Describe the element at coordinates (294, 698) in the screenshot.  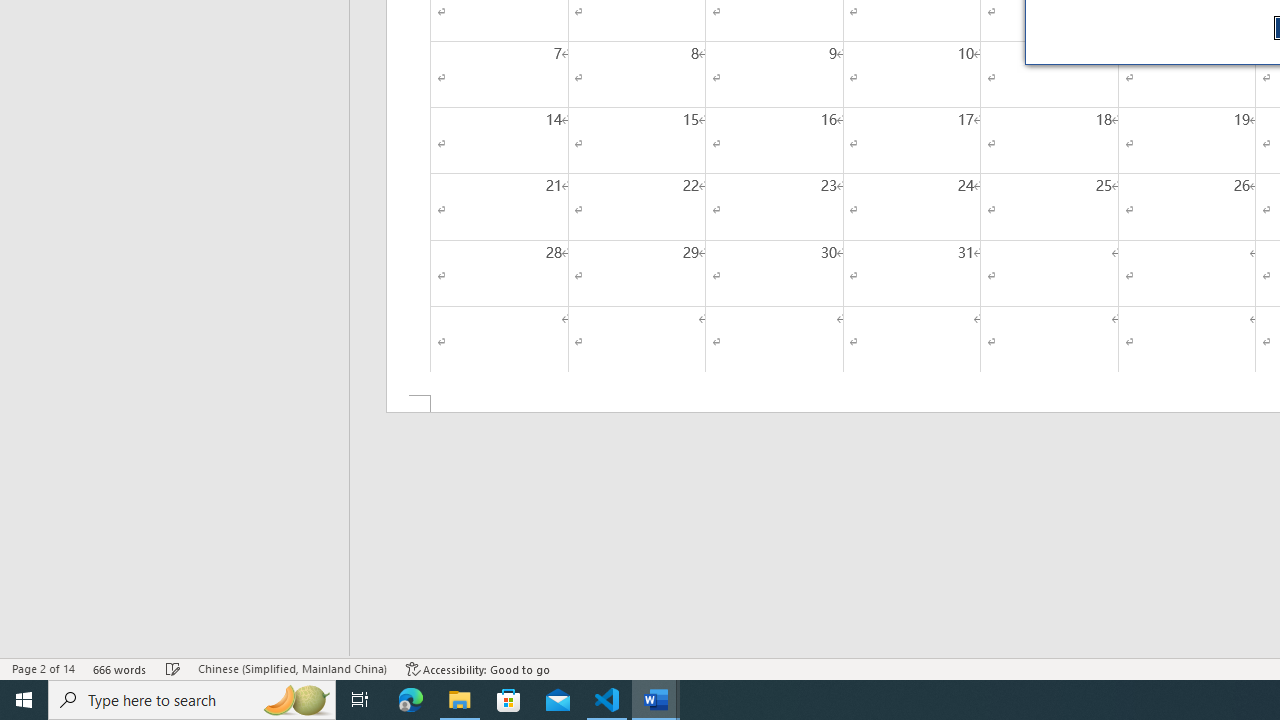
I see `'Search highlights icon opens search home window'` at that location.